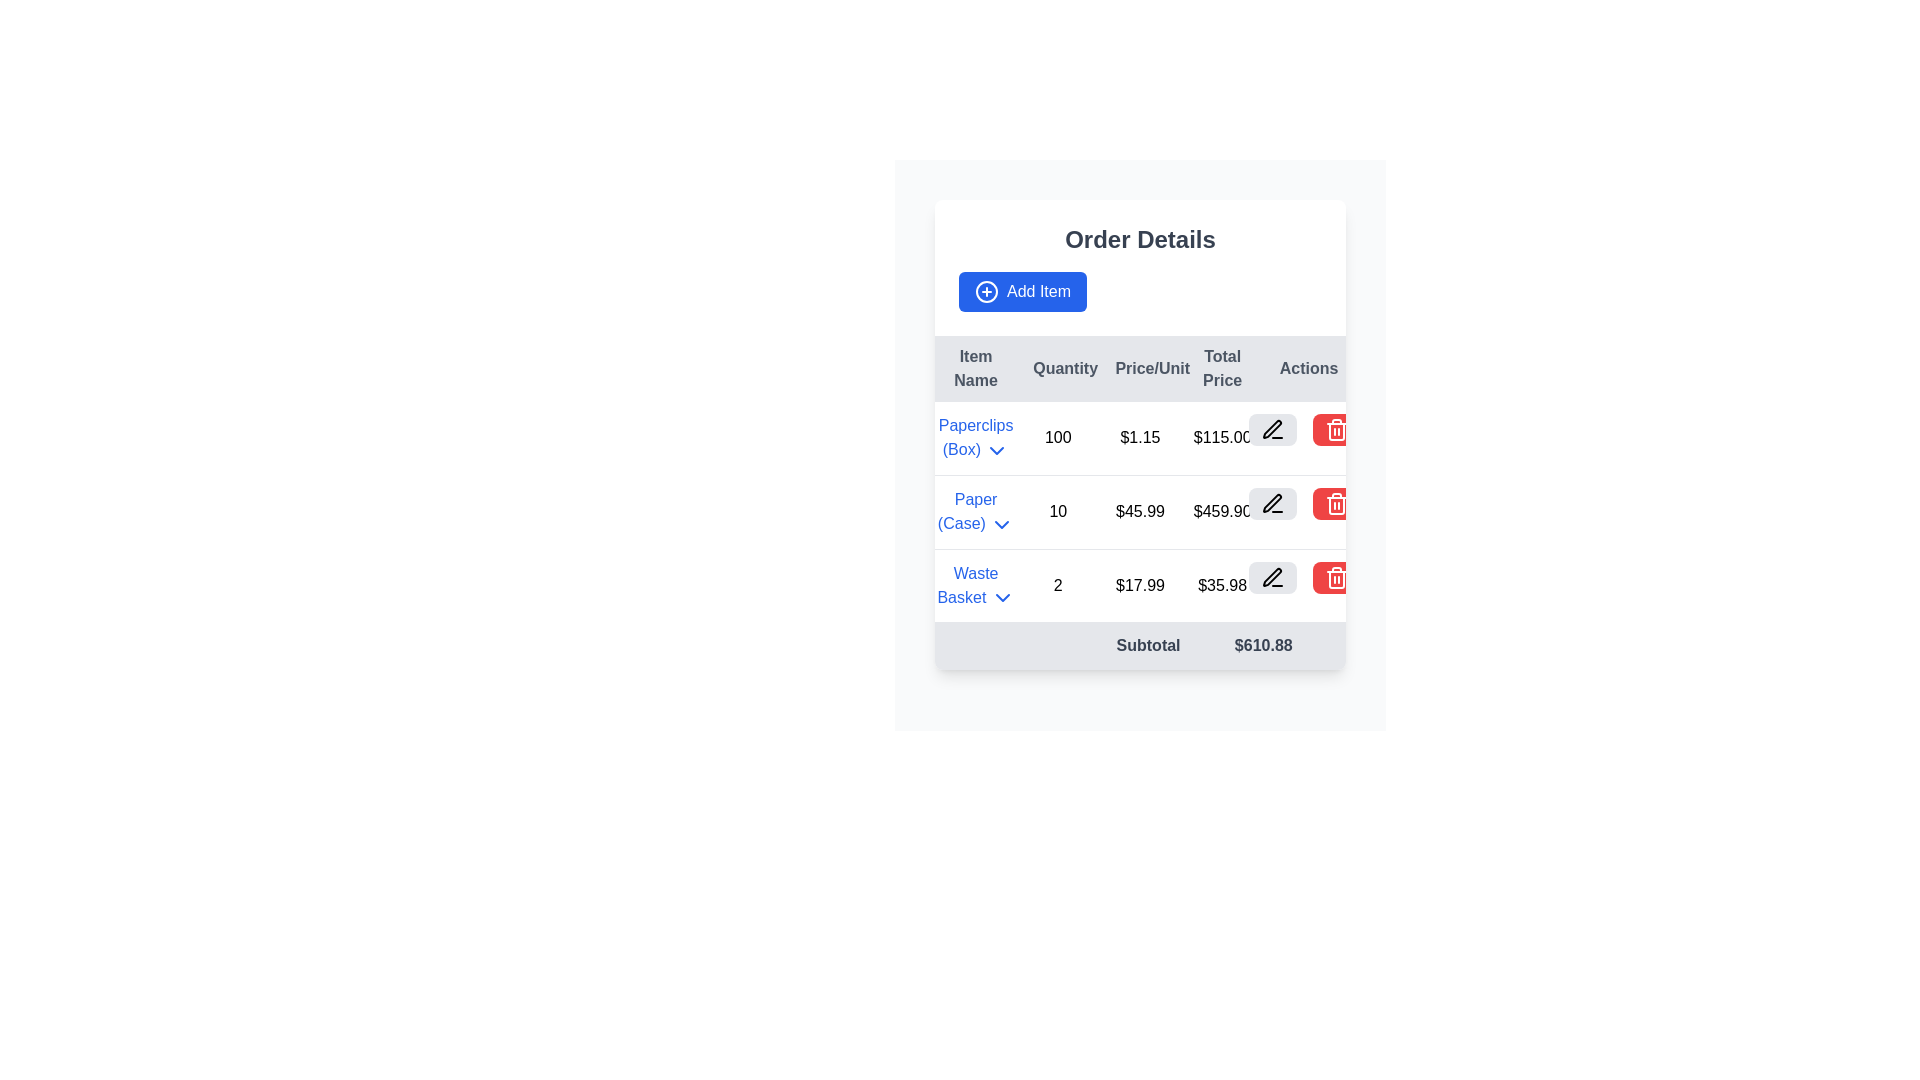 This screenshot has height=1080, width=1920. What do you see at coordinates (1140, 511) in the screenshot?
I see `the text displaying the value '$45.99' located in the second row of the 'Order Details' section under the 'Price/Unit' column` at bounding box center [1140, 511].